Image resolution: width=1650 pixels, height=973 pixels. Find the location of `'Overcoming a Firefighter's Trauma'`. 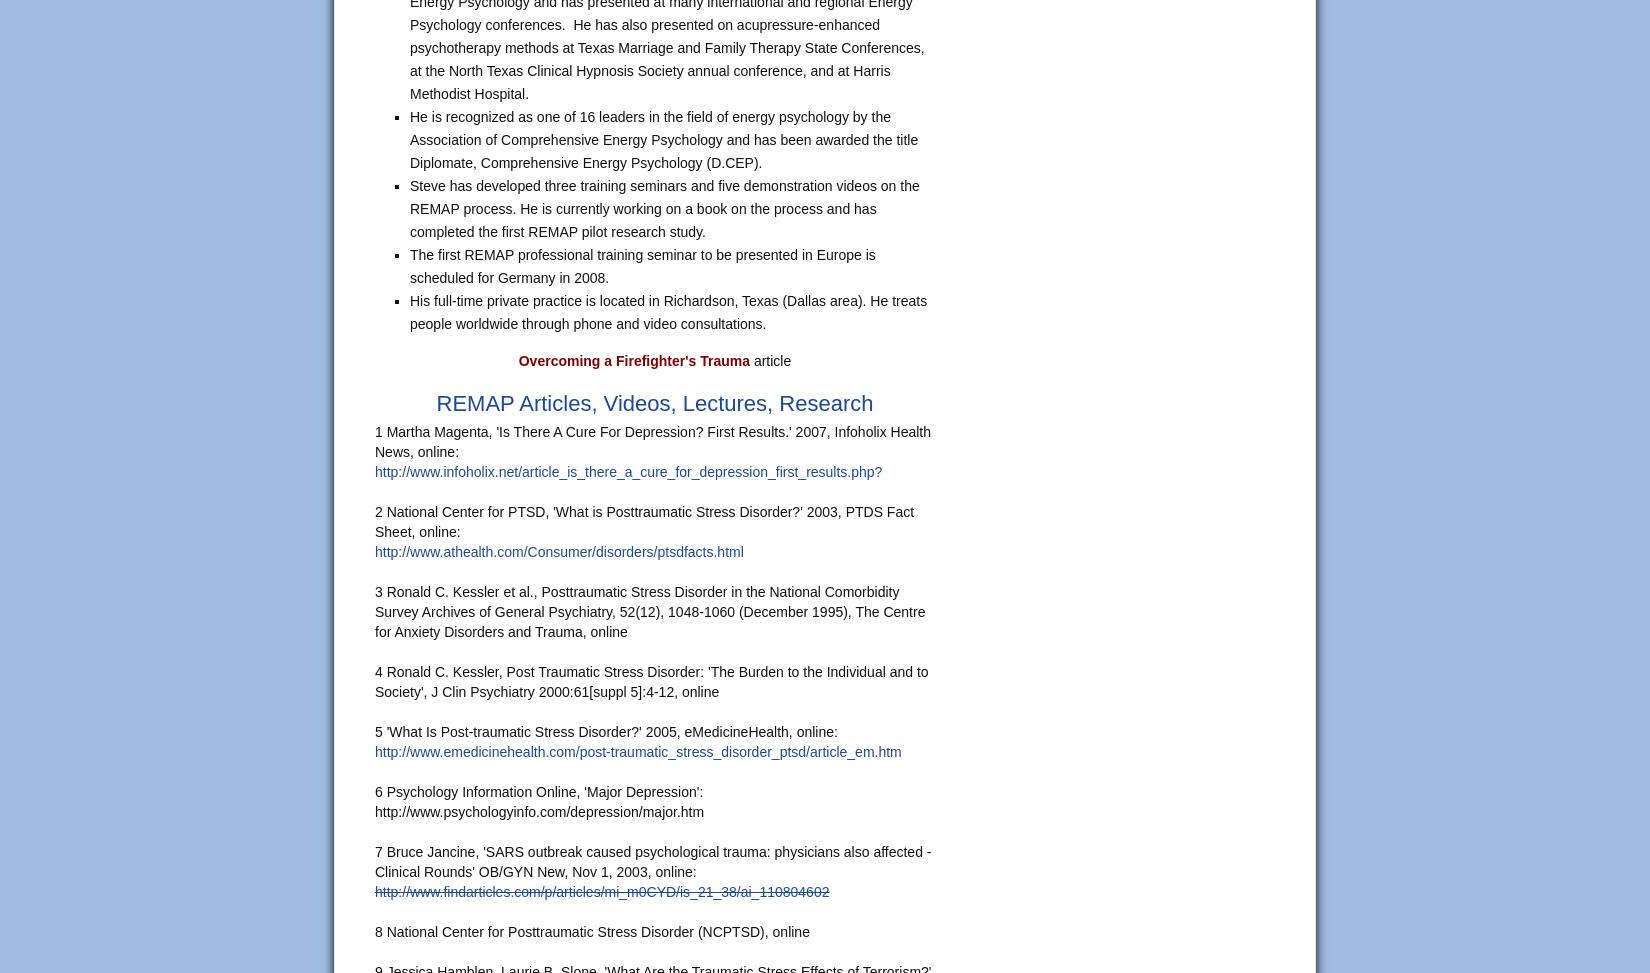

'Overcoming a Firefighter's Trauma' is located at coordinates (632, 359).